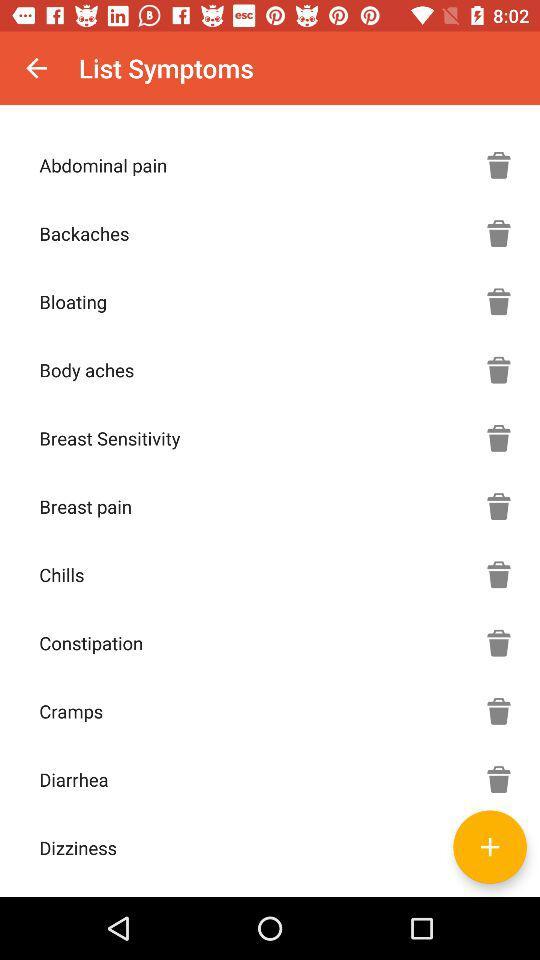 This screenshot has width=540, height=960. I want to click on icon next to the list symptoms icon, so click(36, 68).